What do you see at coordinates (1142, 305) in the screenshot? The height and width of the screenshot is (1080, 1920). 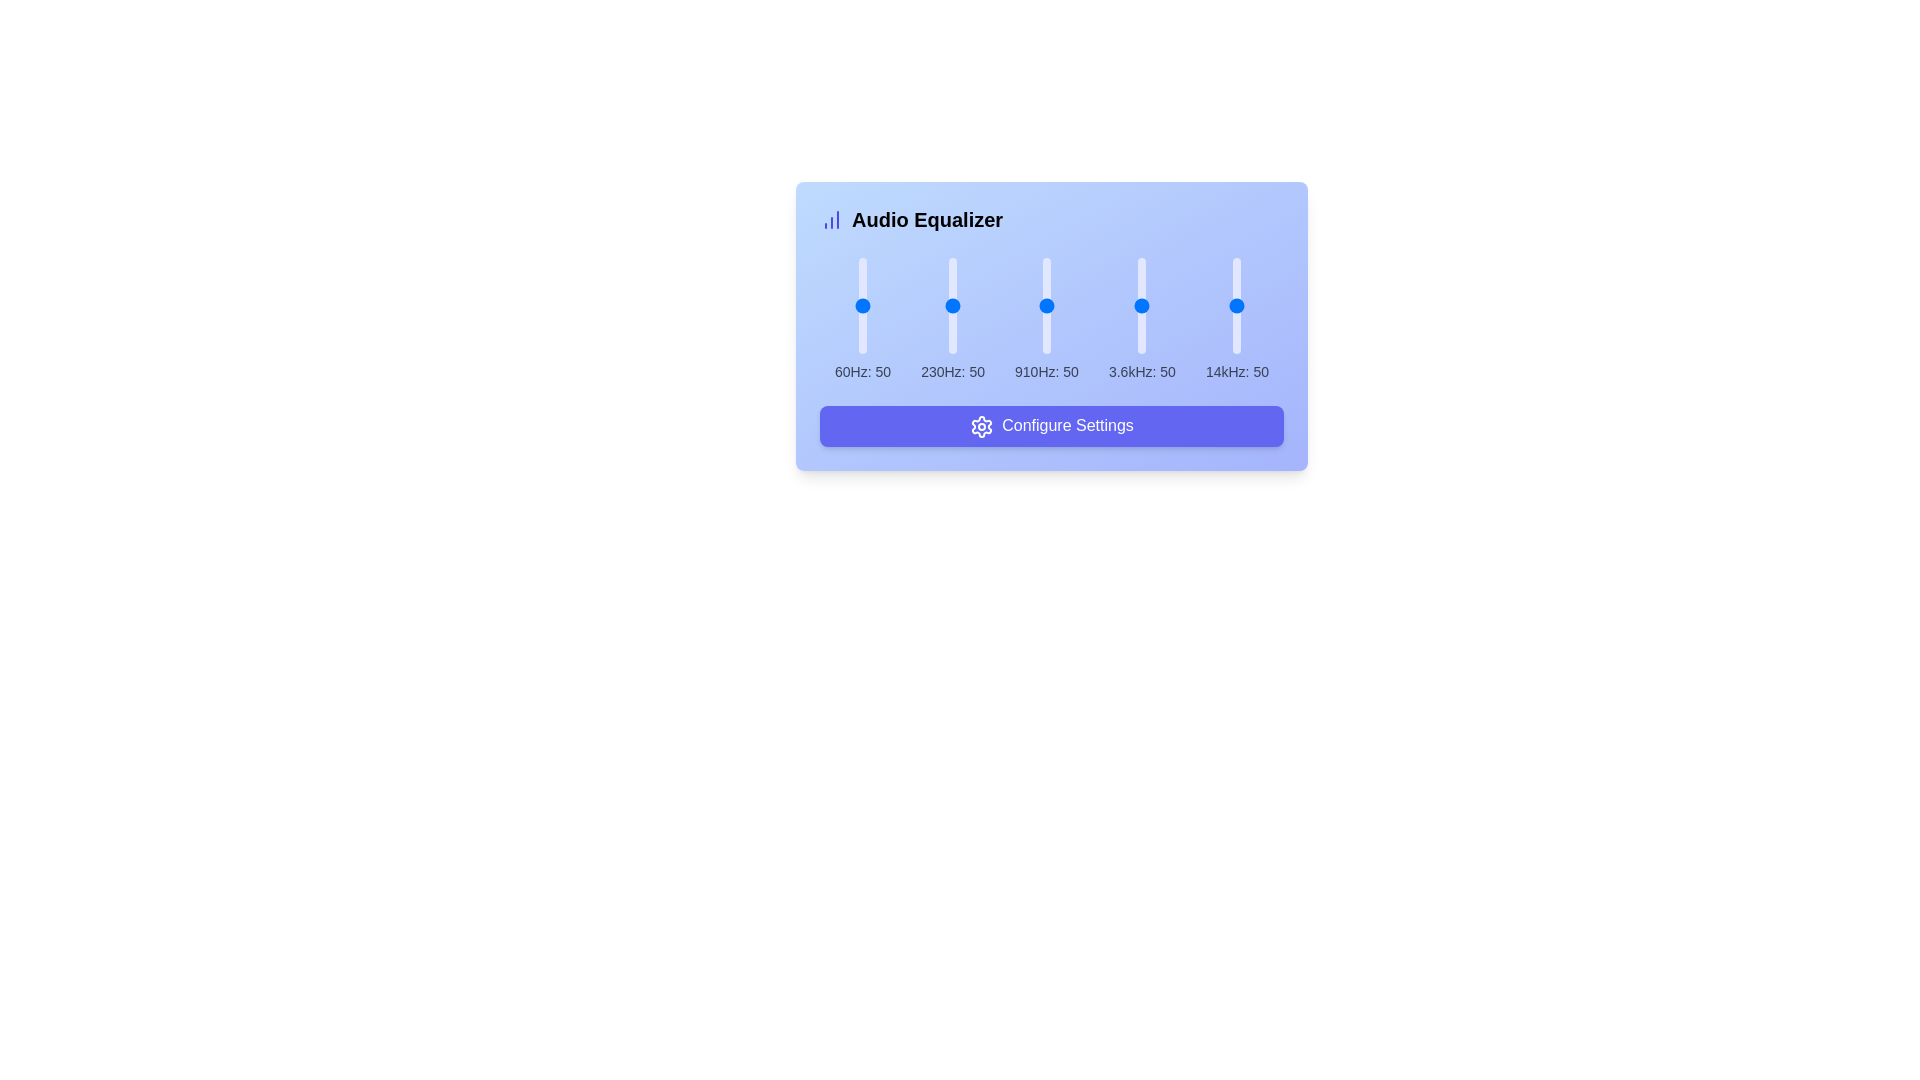 I see `the audio frequency adjustment slider for 3.6kHz, which is the fourth slider in the equalizer panel` at bounding box center [1142, 305].